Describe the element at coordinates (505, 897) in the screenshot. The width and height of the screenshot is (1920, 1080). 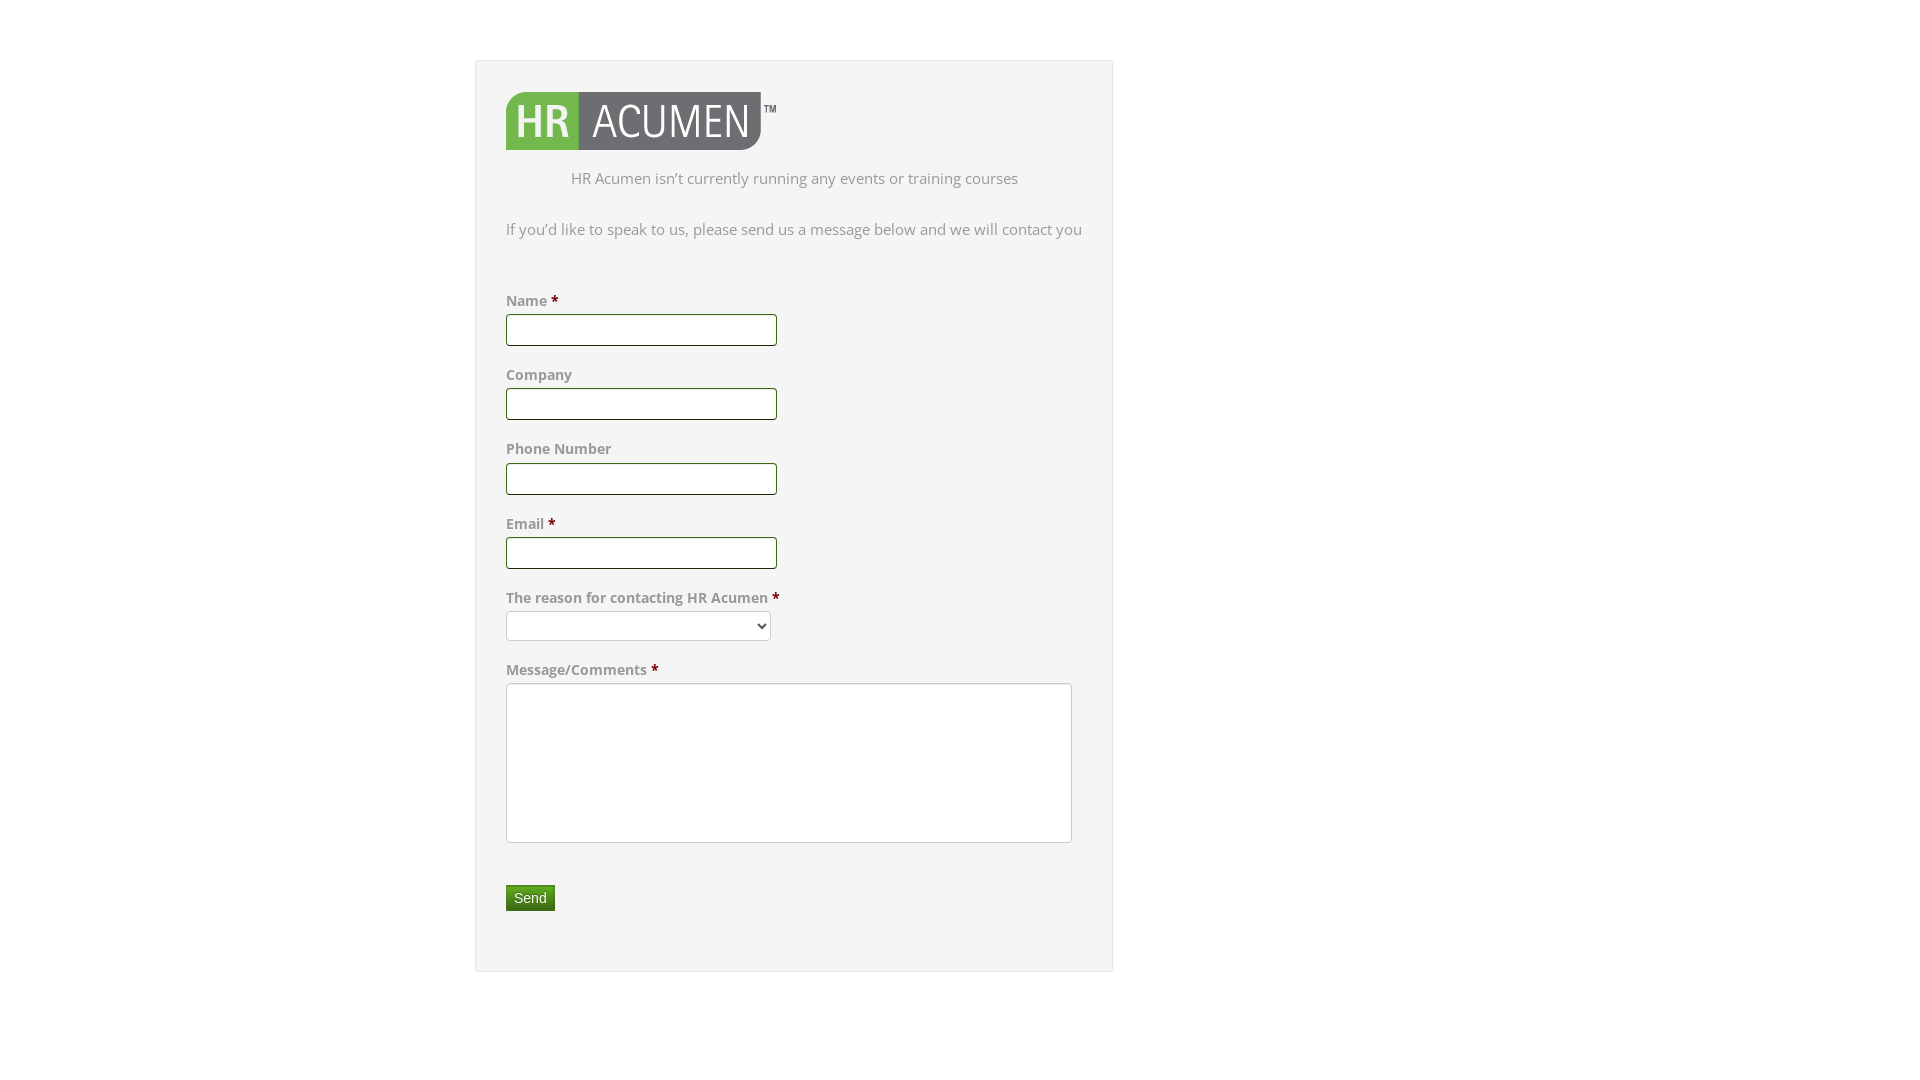
I see `'Send'` at that location.